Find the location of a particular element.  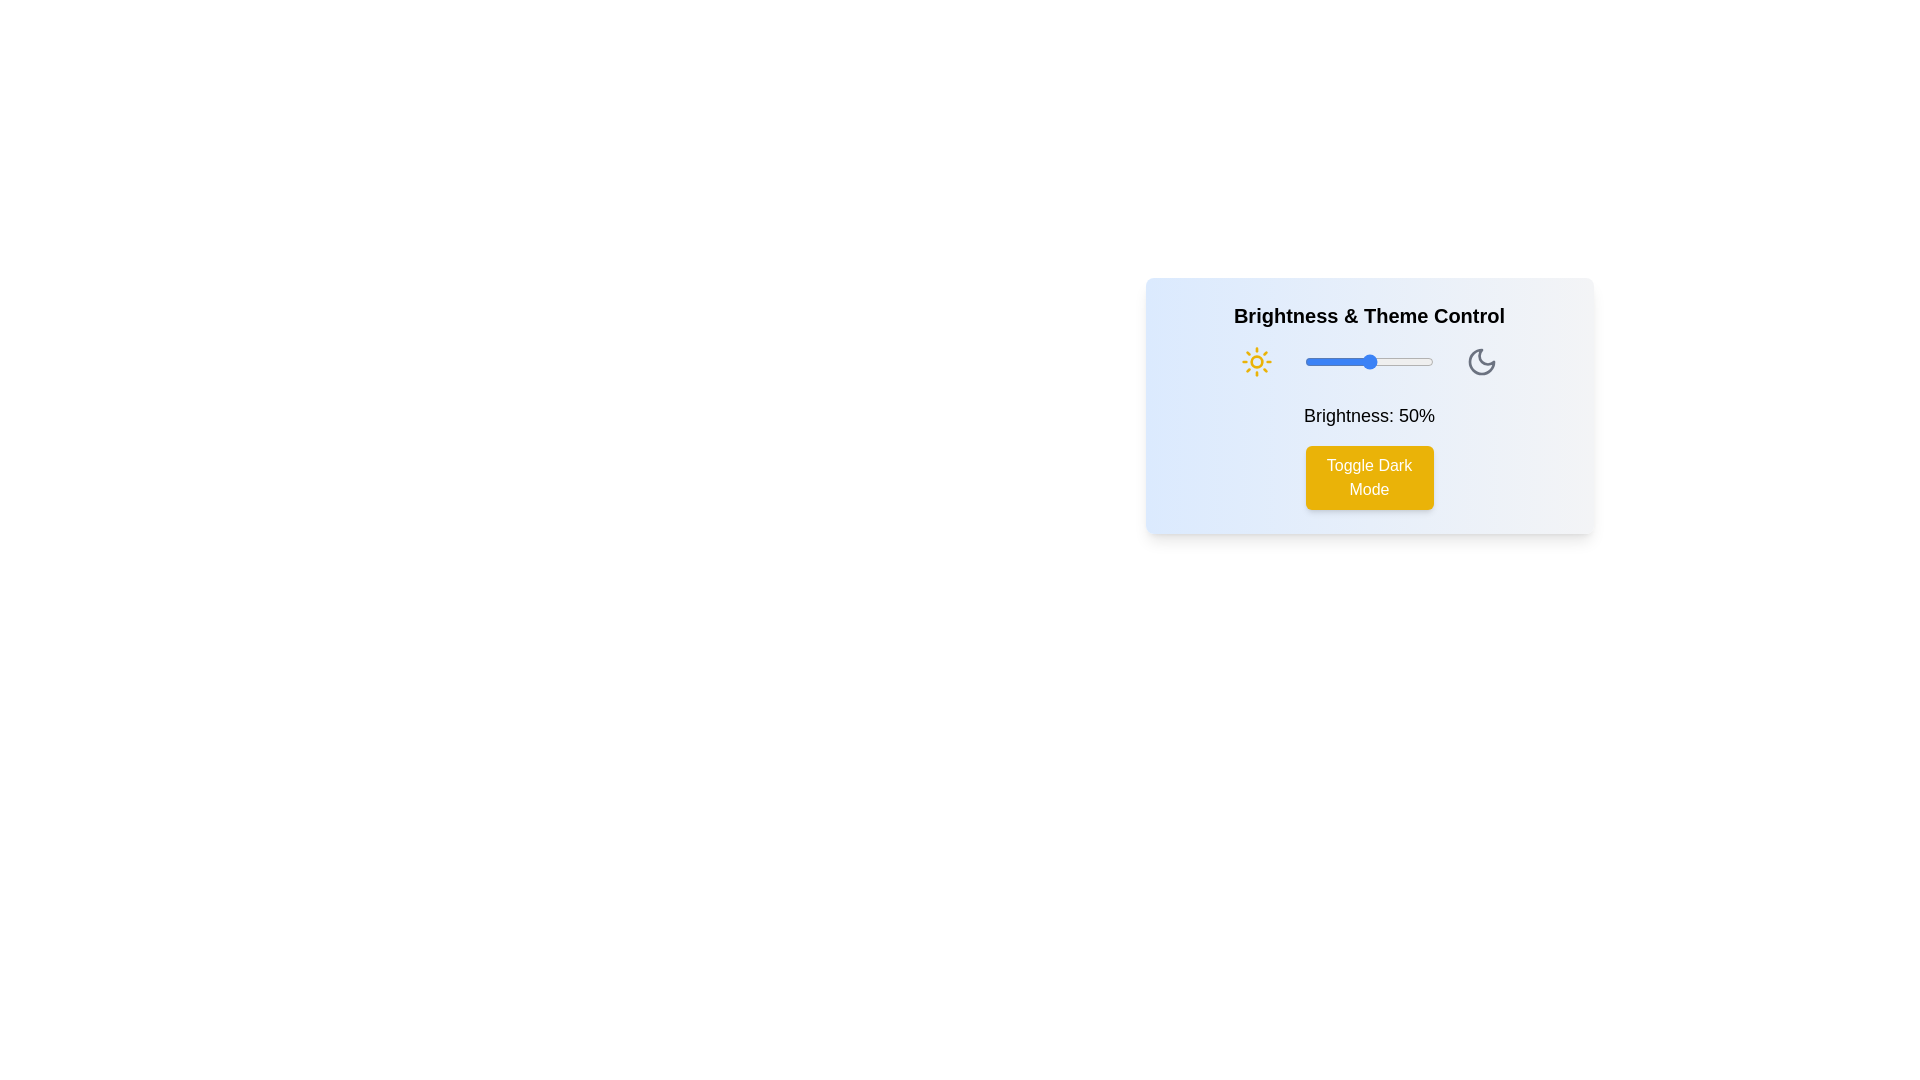

the 'Toggle Dark Mode' button to switch between light and dark themes is located at coordinates (1368, 478).